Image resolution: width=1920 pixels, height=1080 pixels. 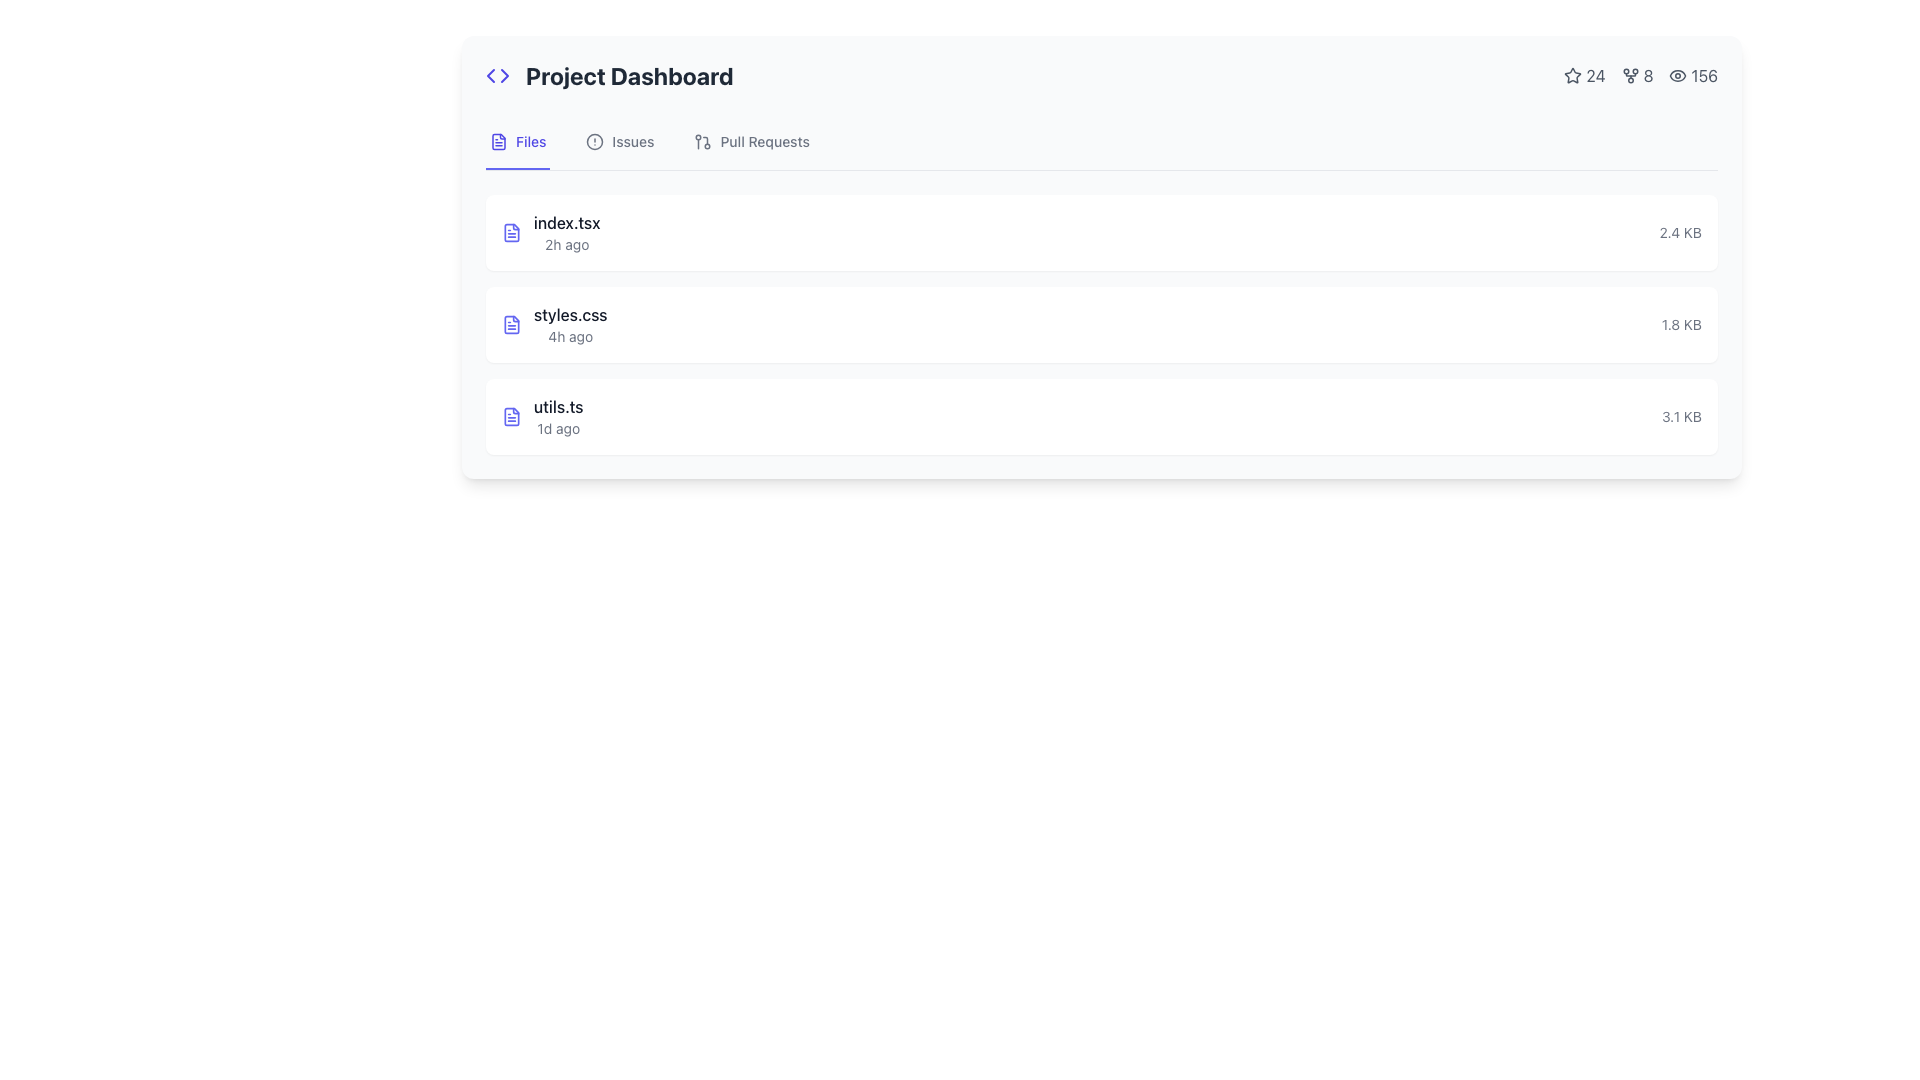 I want to click on the text label displaying 'styles.css', so click(x=569, y=315).